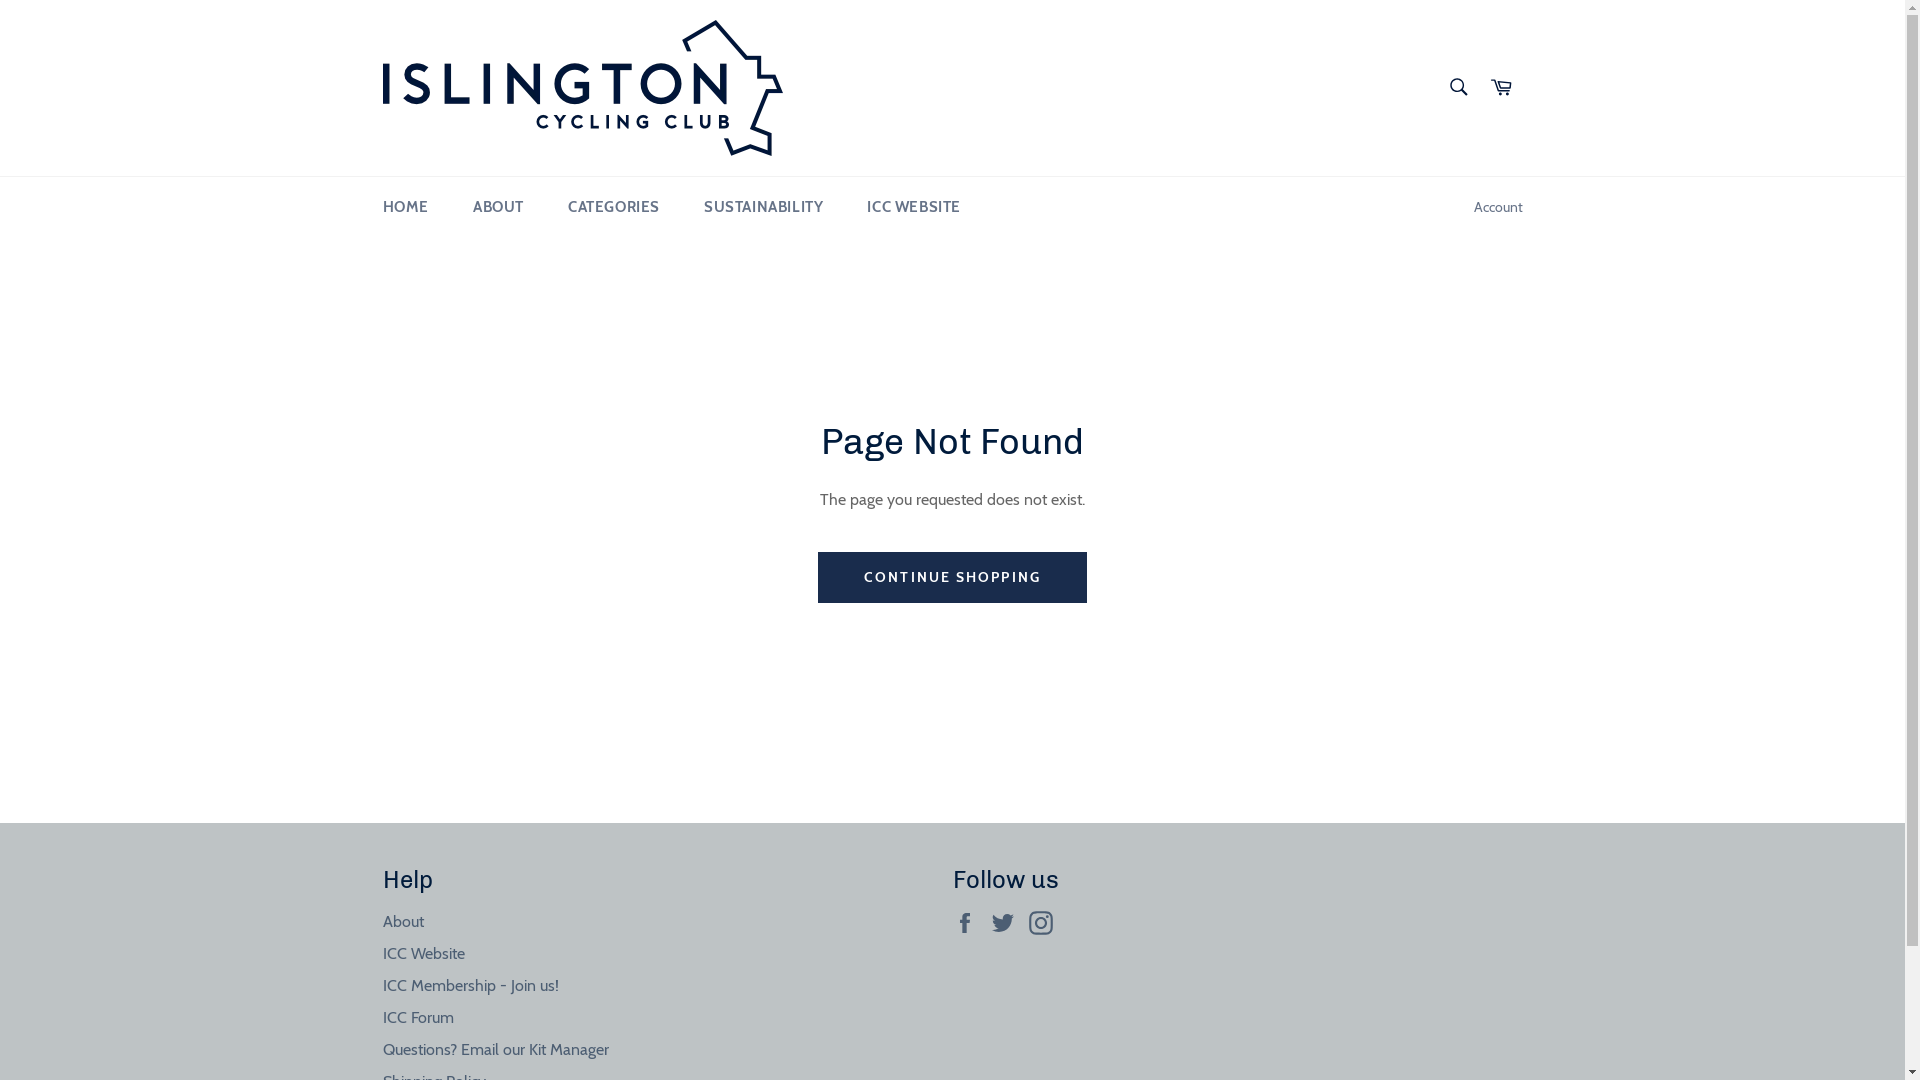 This screenshot has width=1920, height=1080. What do you see at coordinates (1498, 207) in the screenshot?
I see `'Account'` at bounding box center [1498, 207].